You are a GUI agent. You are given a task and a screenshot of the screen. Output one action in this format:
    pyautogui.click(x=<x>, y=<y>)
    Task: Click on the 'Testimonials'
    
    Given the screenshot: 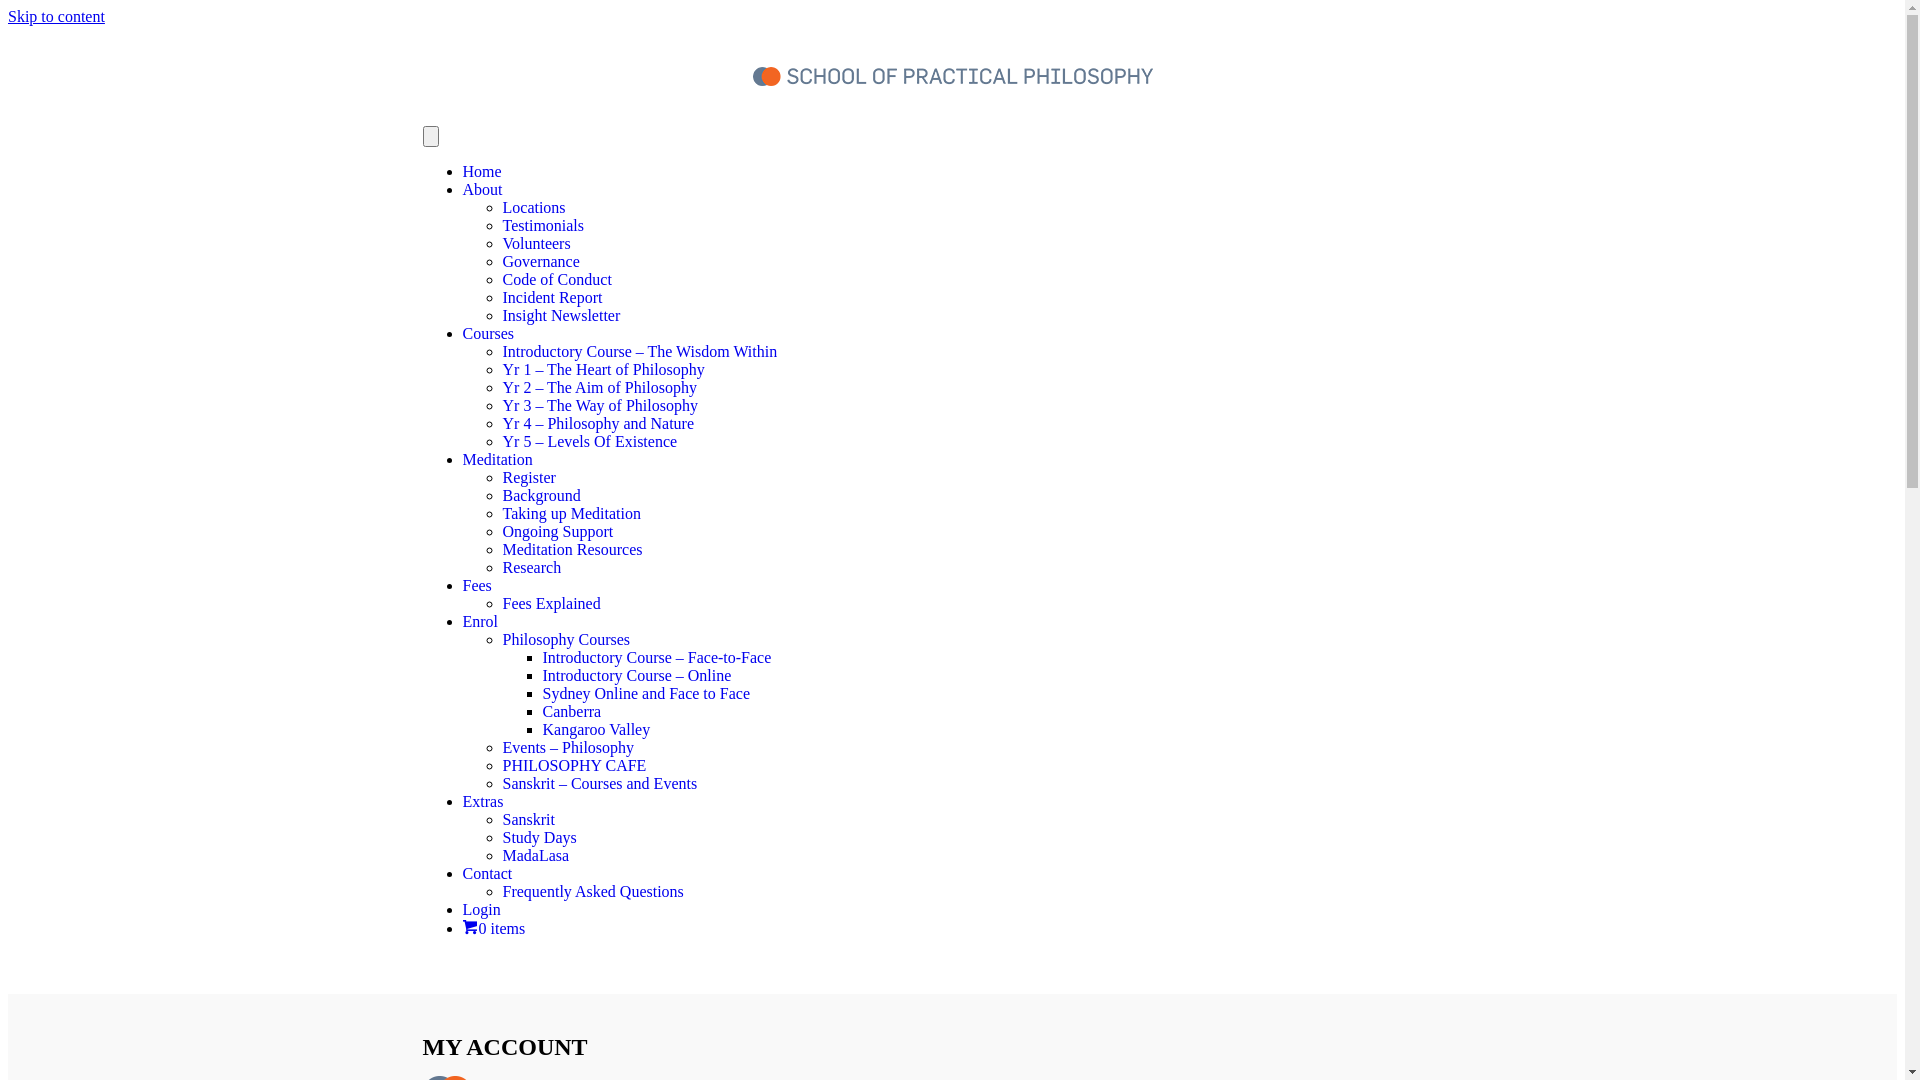 What is the action you would take?
    pyautogui.click(x=502, y=225)
    